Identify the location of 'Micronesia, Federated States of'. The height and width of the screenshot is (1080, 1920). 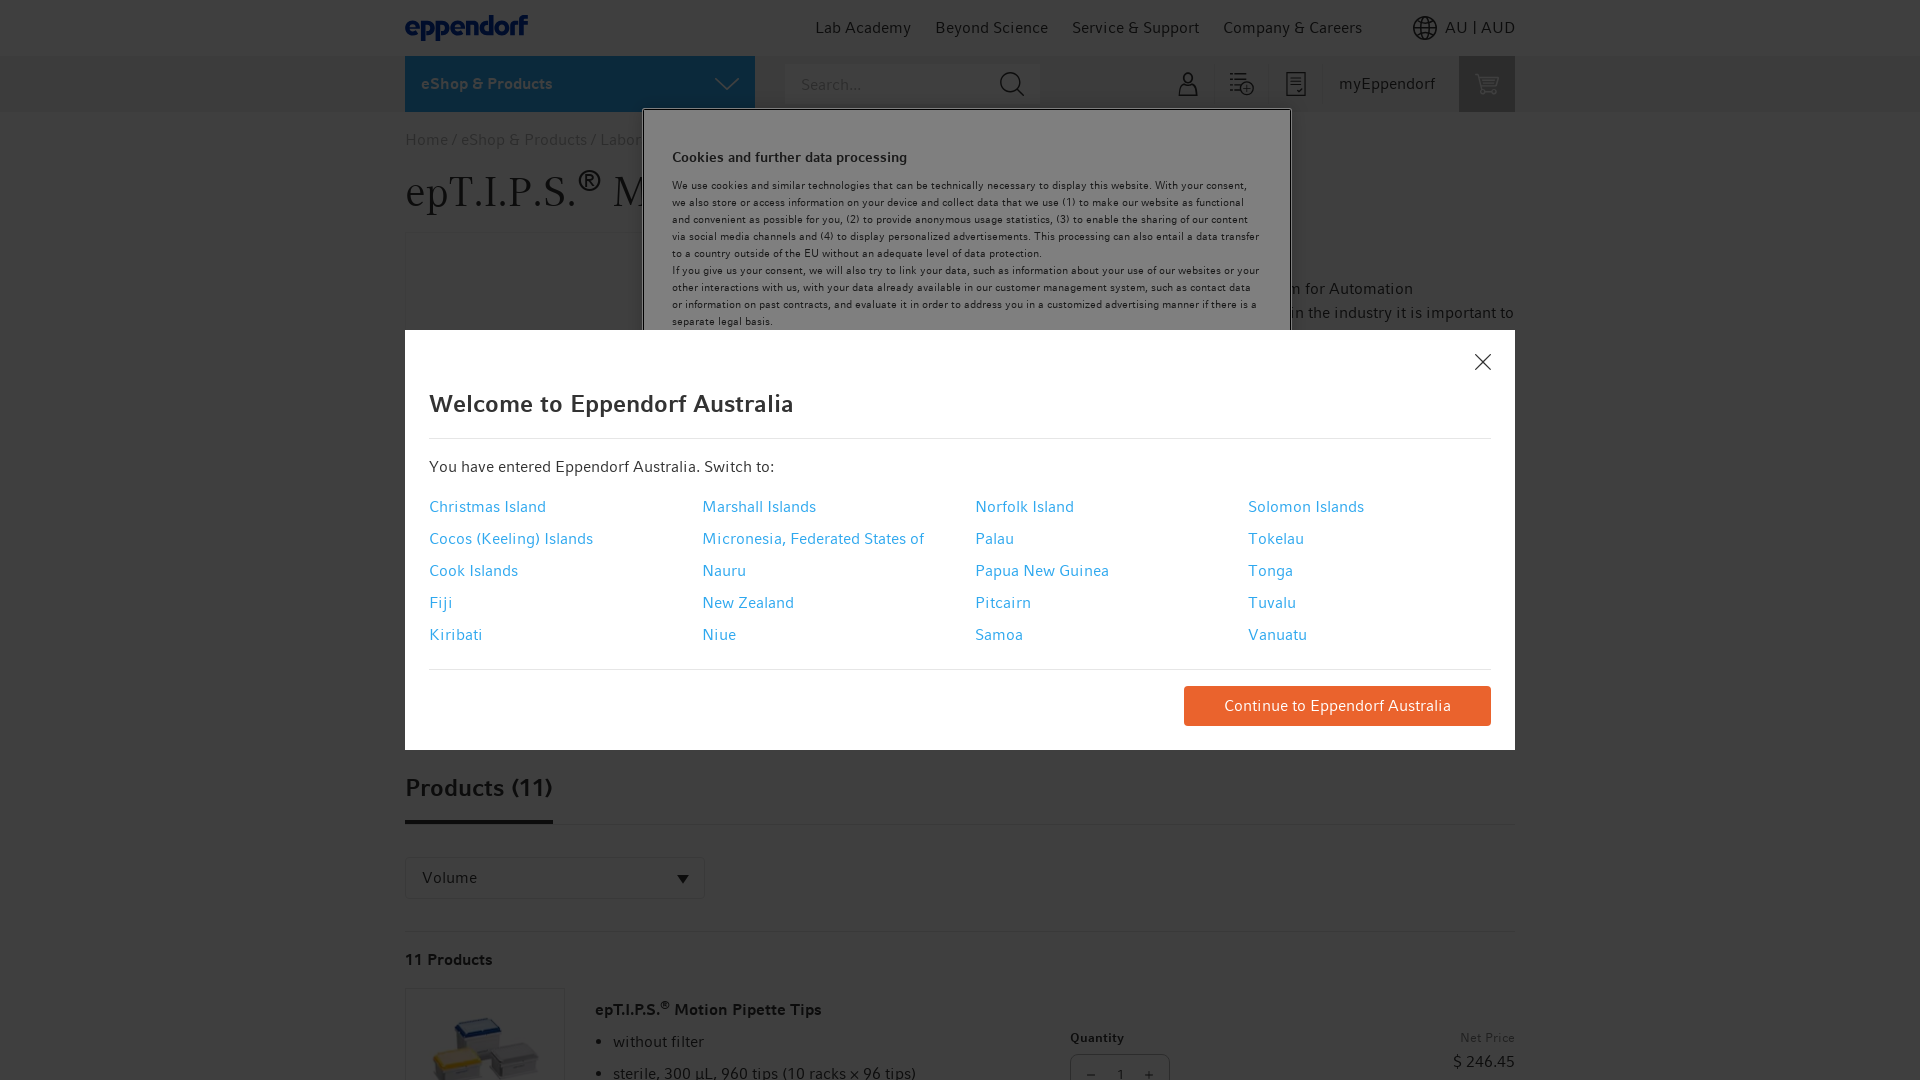
(812, 538).